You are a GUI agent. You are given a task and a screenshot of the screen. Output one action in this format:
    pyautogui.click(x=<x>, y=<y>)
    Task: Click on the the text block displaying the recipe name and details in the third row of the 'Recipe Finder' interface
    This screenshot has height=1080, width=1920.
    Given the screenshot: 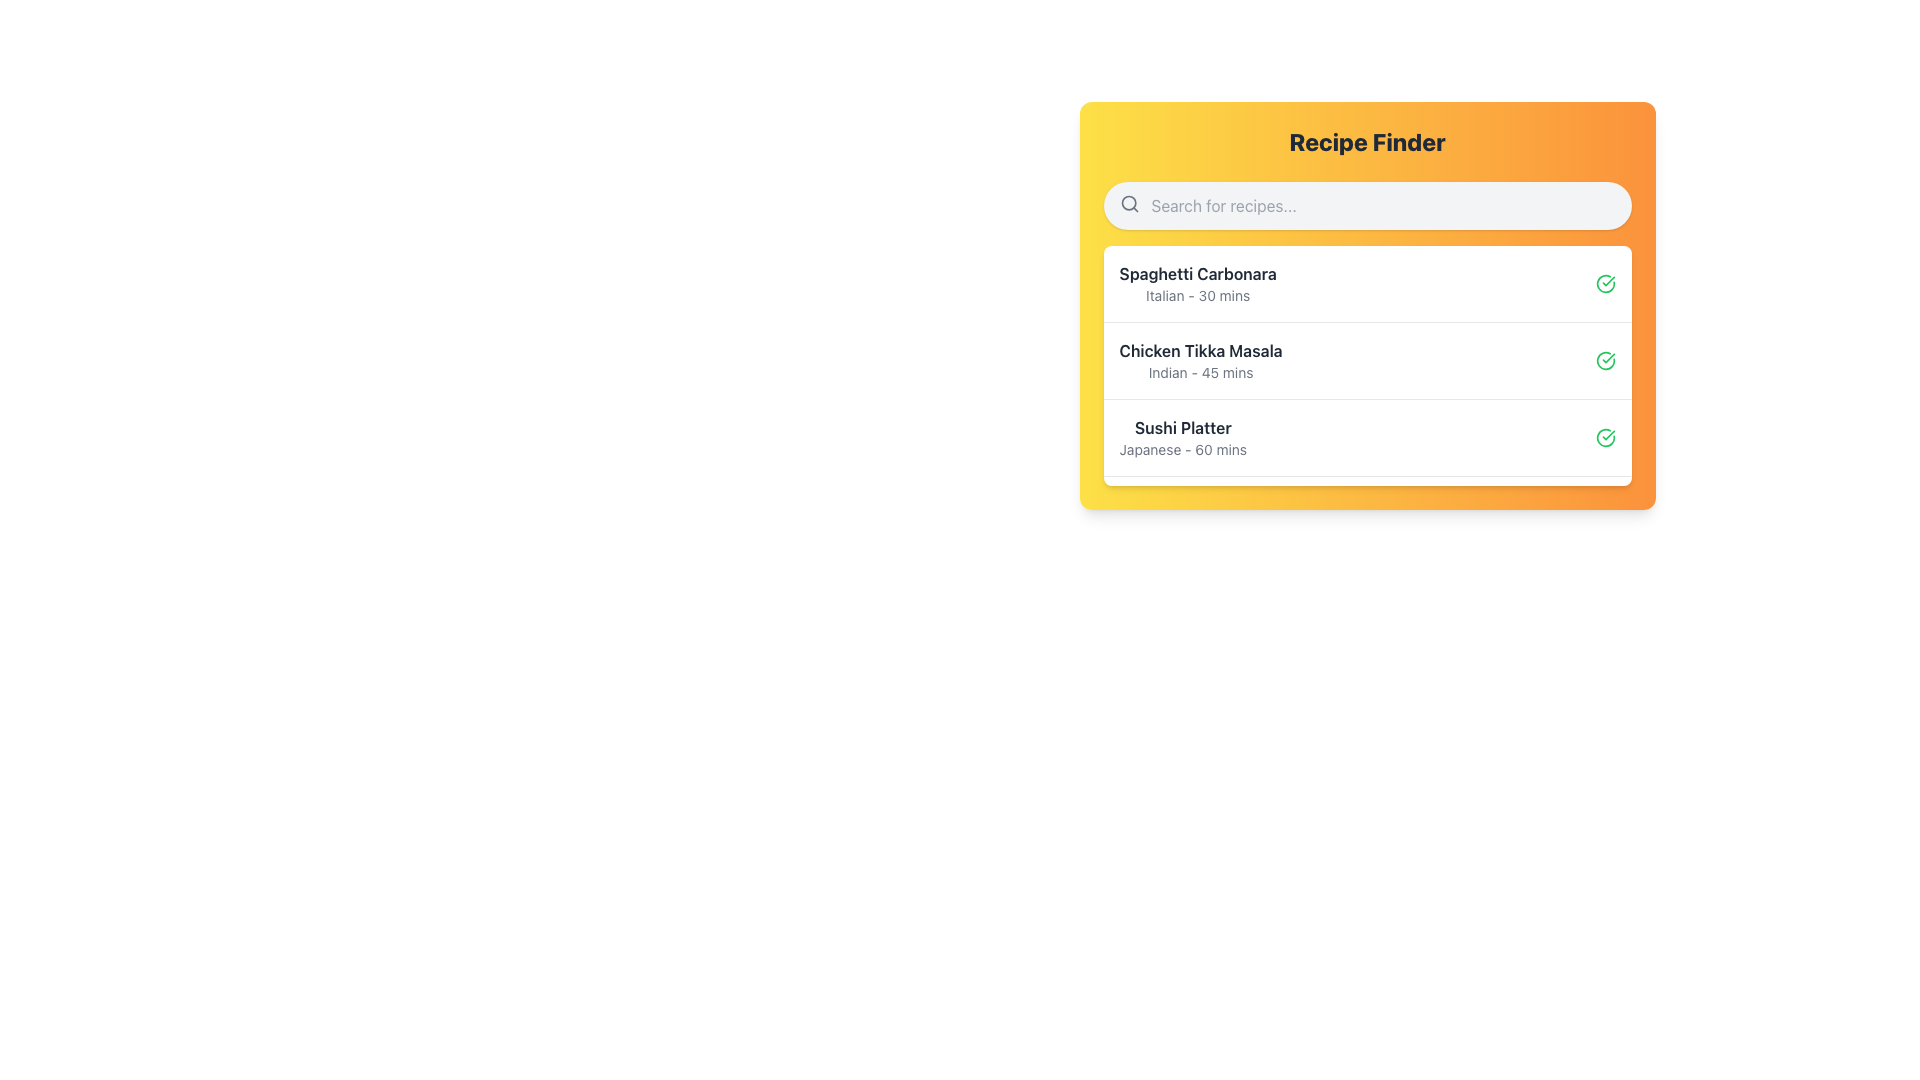 What is the action you would take?
    pyautogui.click(x=1183, y=437)
    